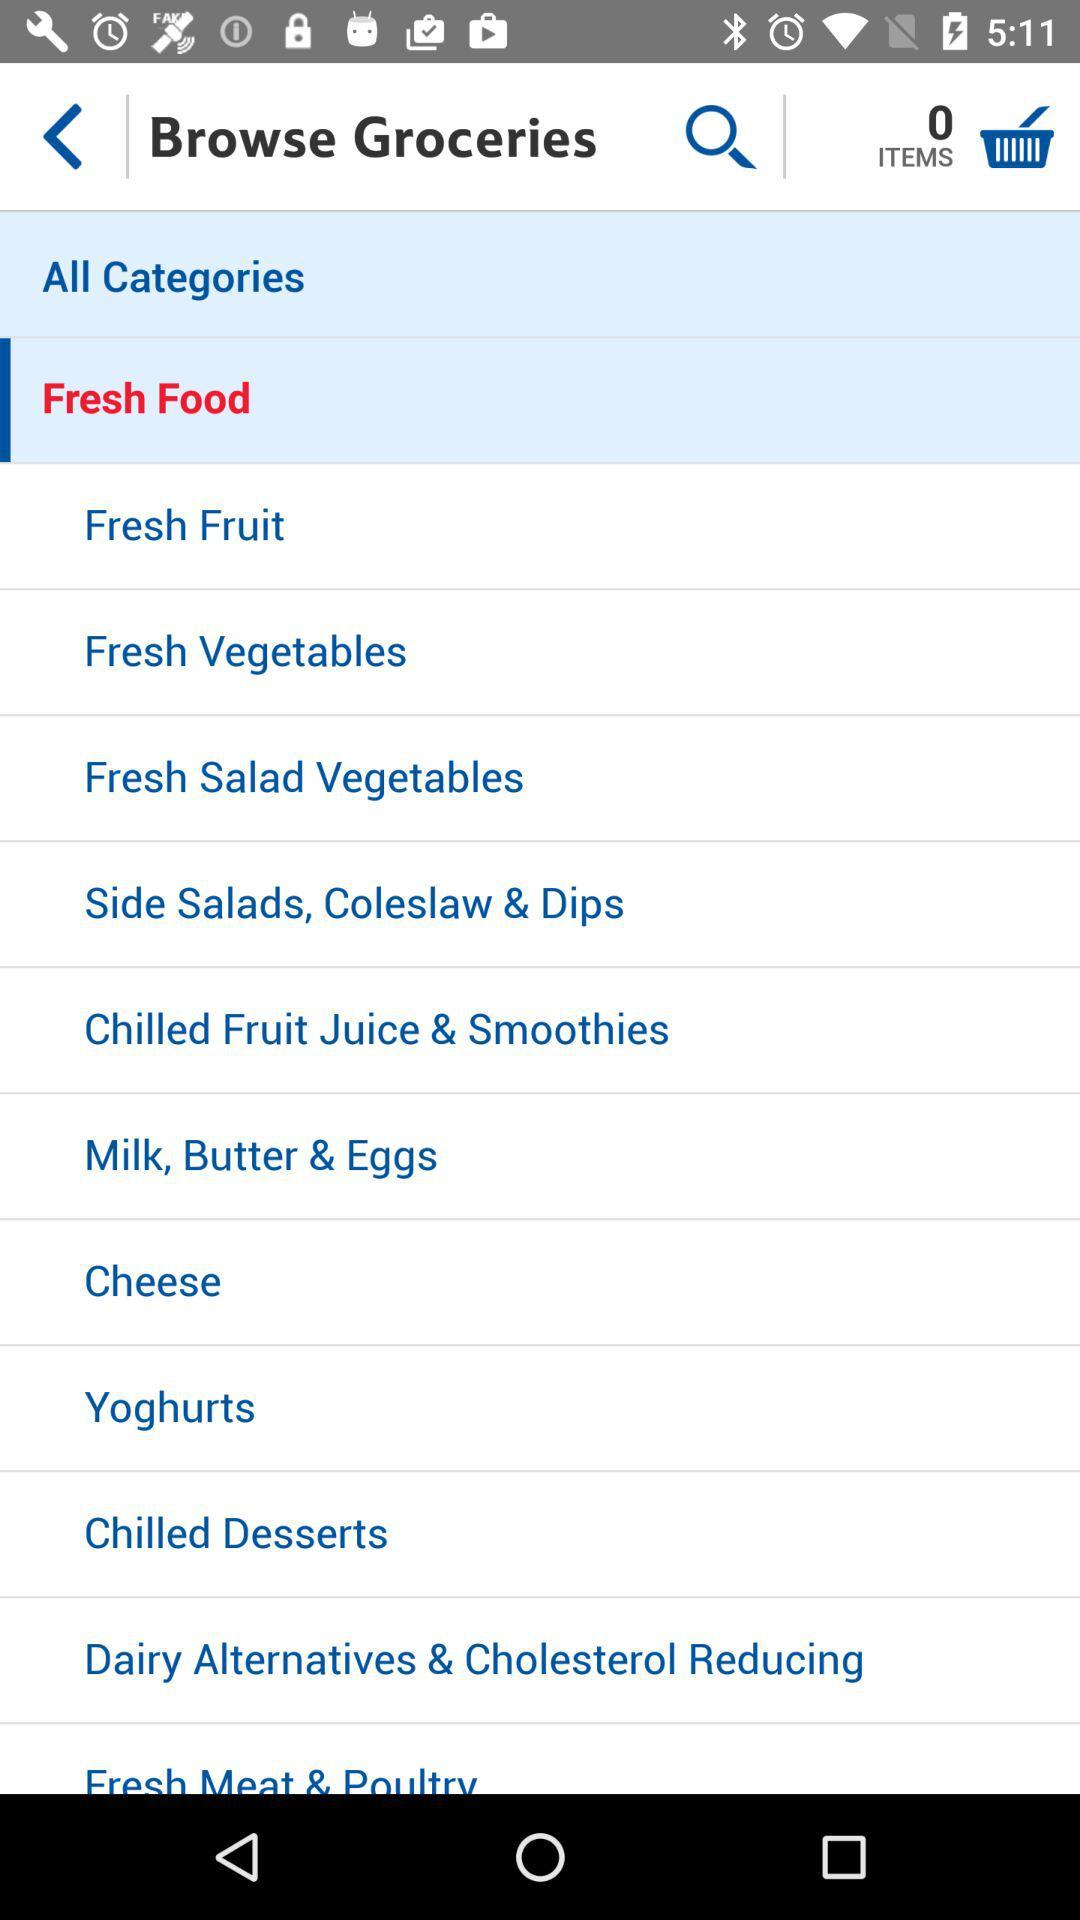 The width and height of the screenshot is (1080, 1920). I want to click on the item next to the browse groceries item, so click(720, 135).